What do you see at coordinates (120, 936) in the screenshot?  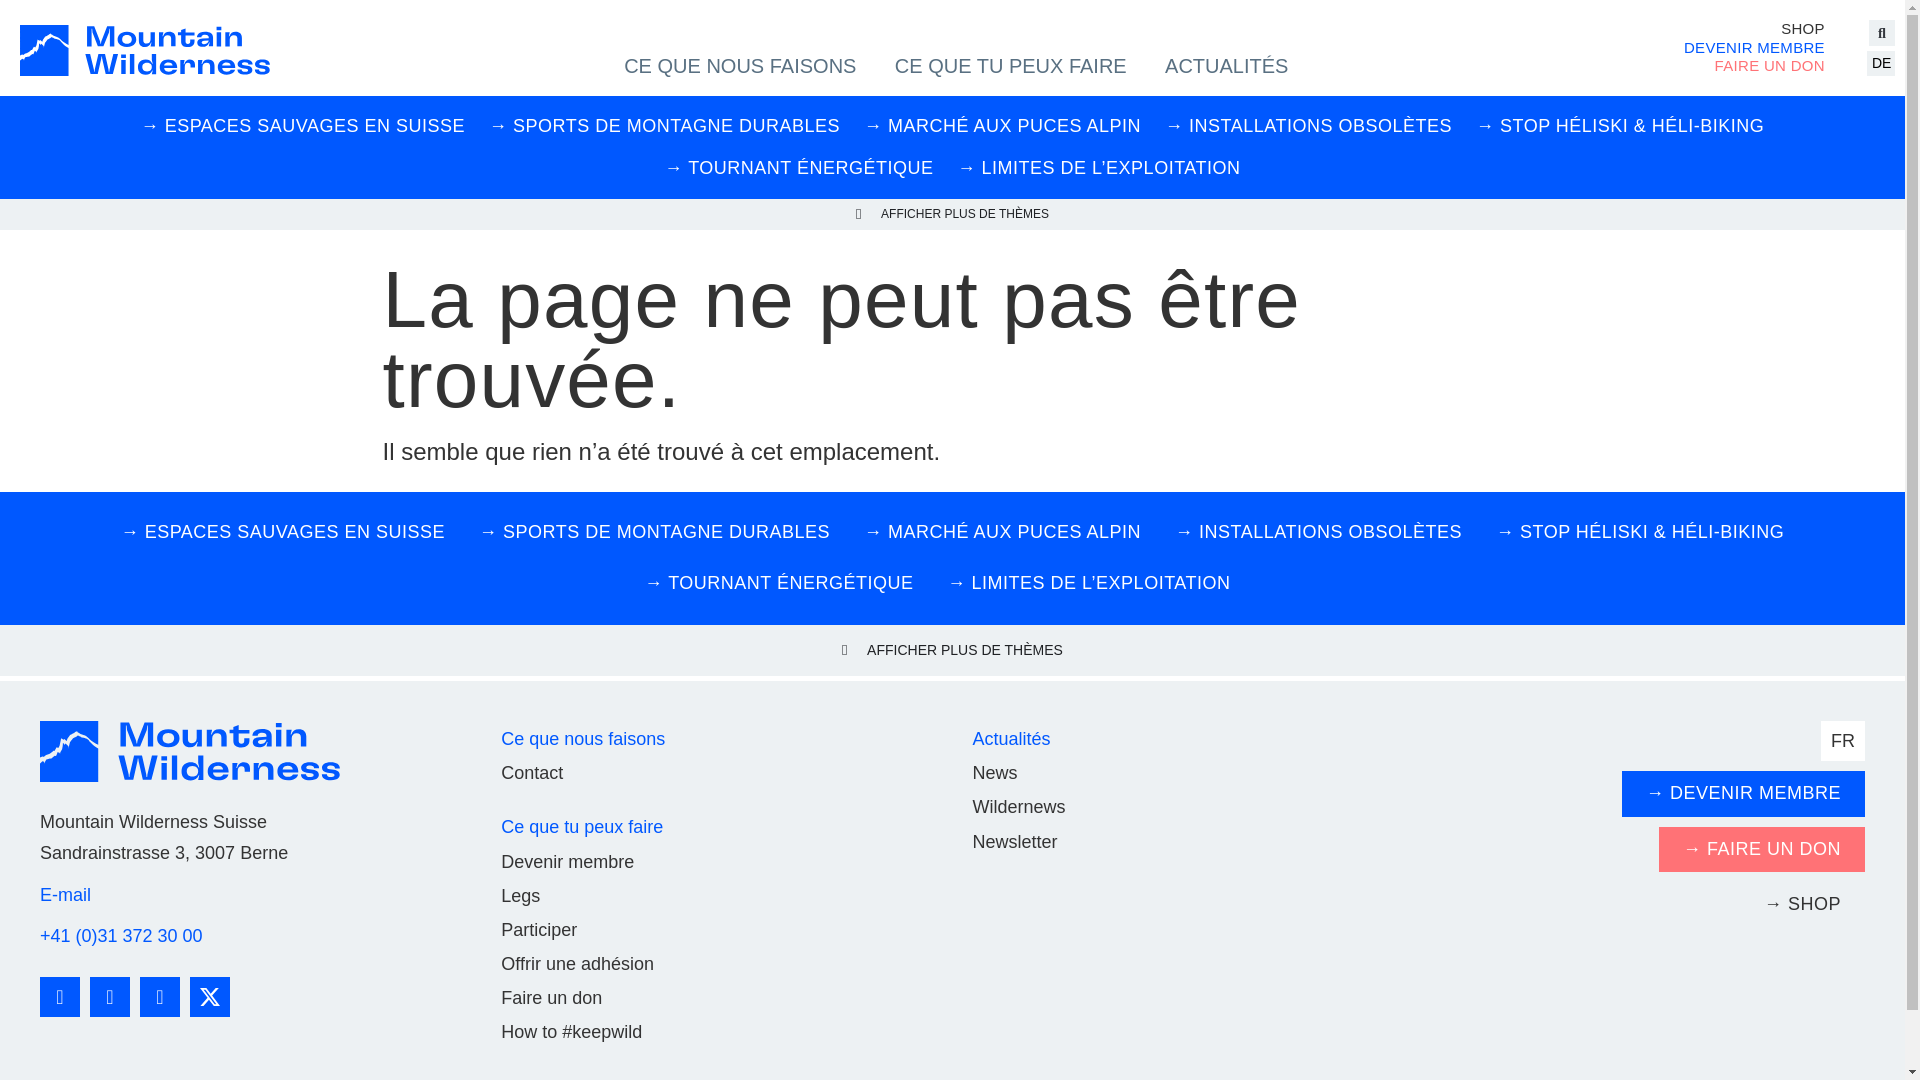 I see `'+41 (0)31 372 30 00'` at bounding box center [120, 936].